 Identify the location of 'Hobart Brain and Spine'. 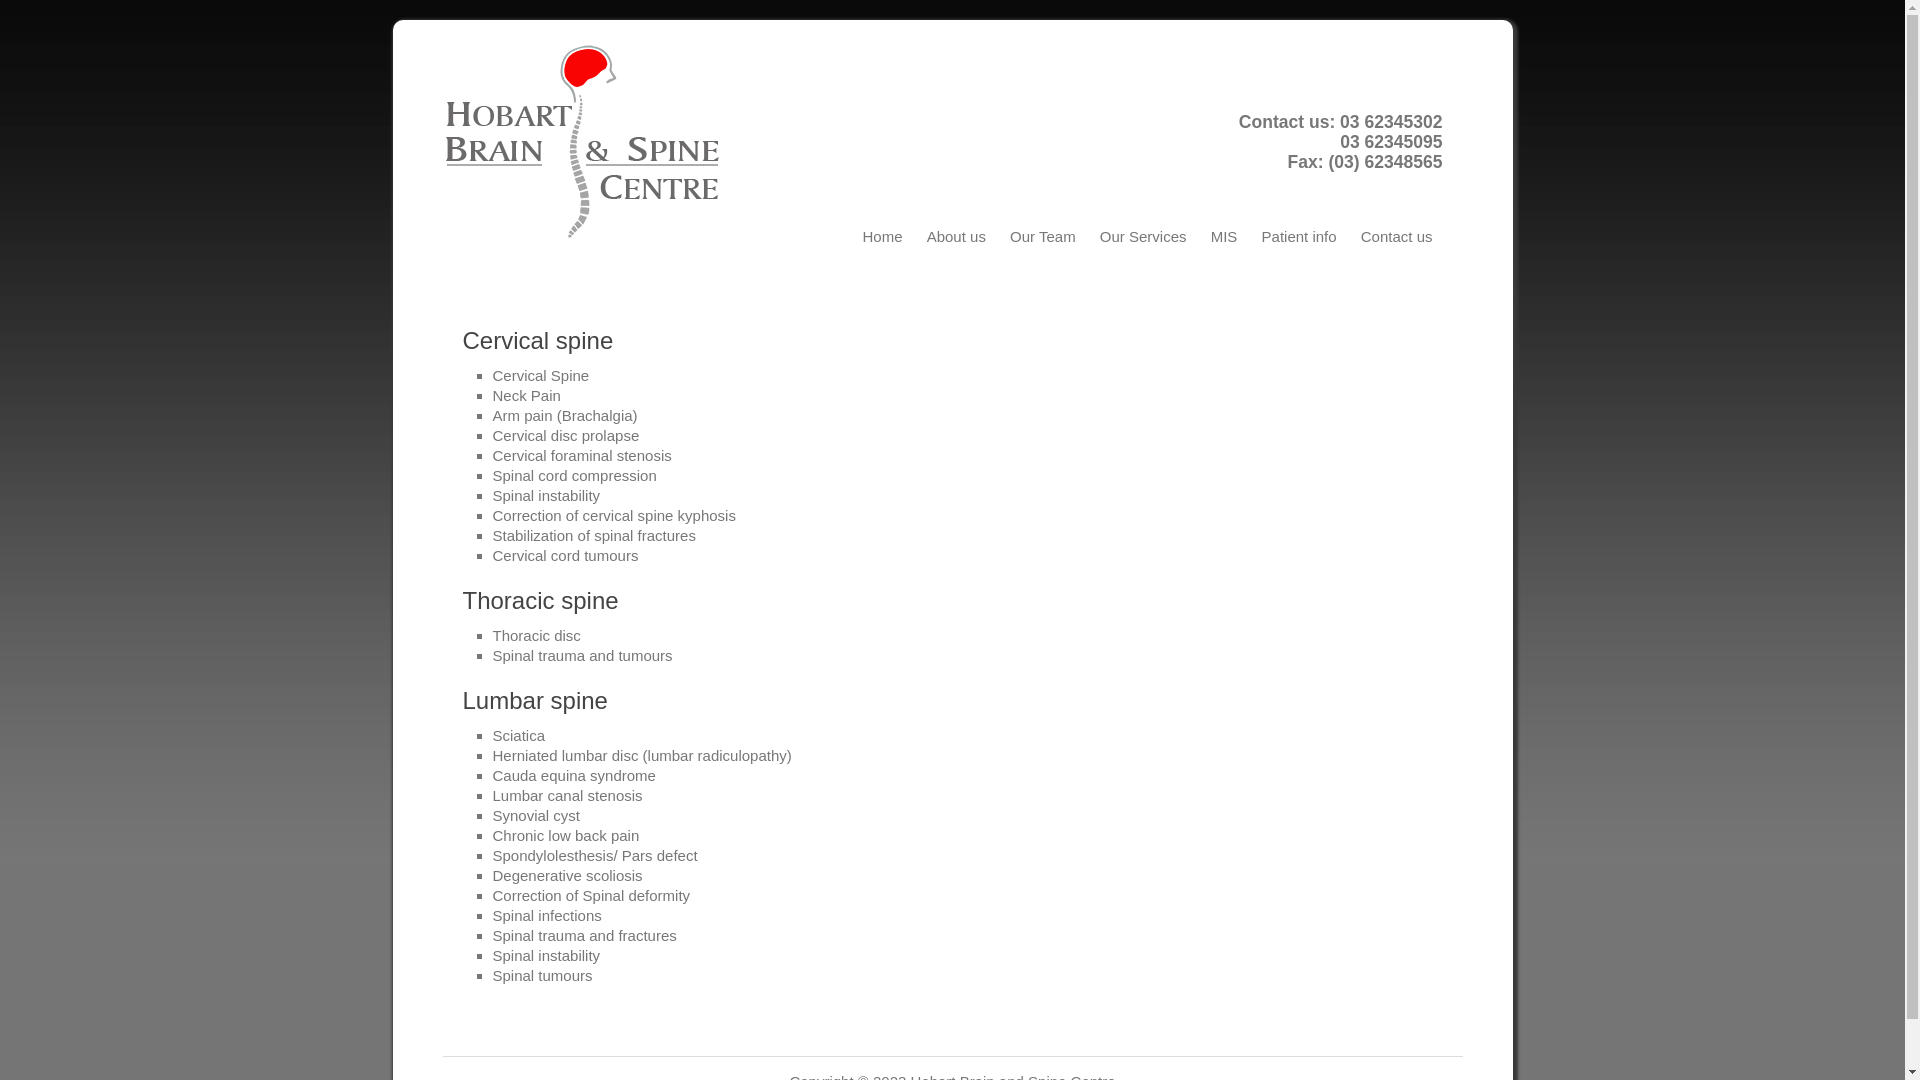
(440, 141).